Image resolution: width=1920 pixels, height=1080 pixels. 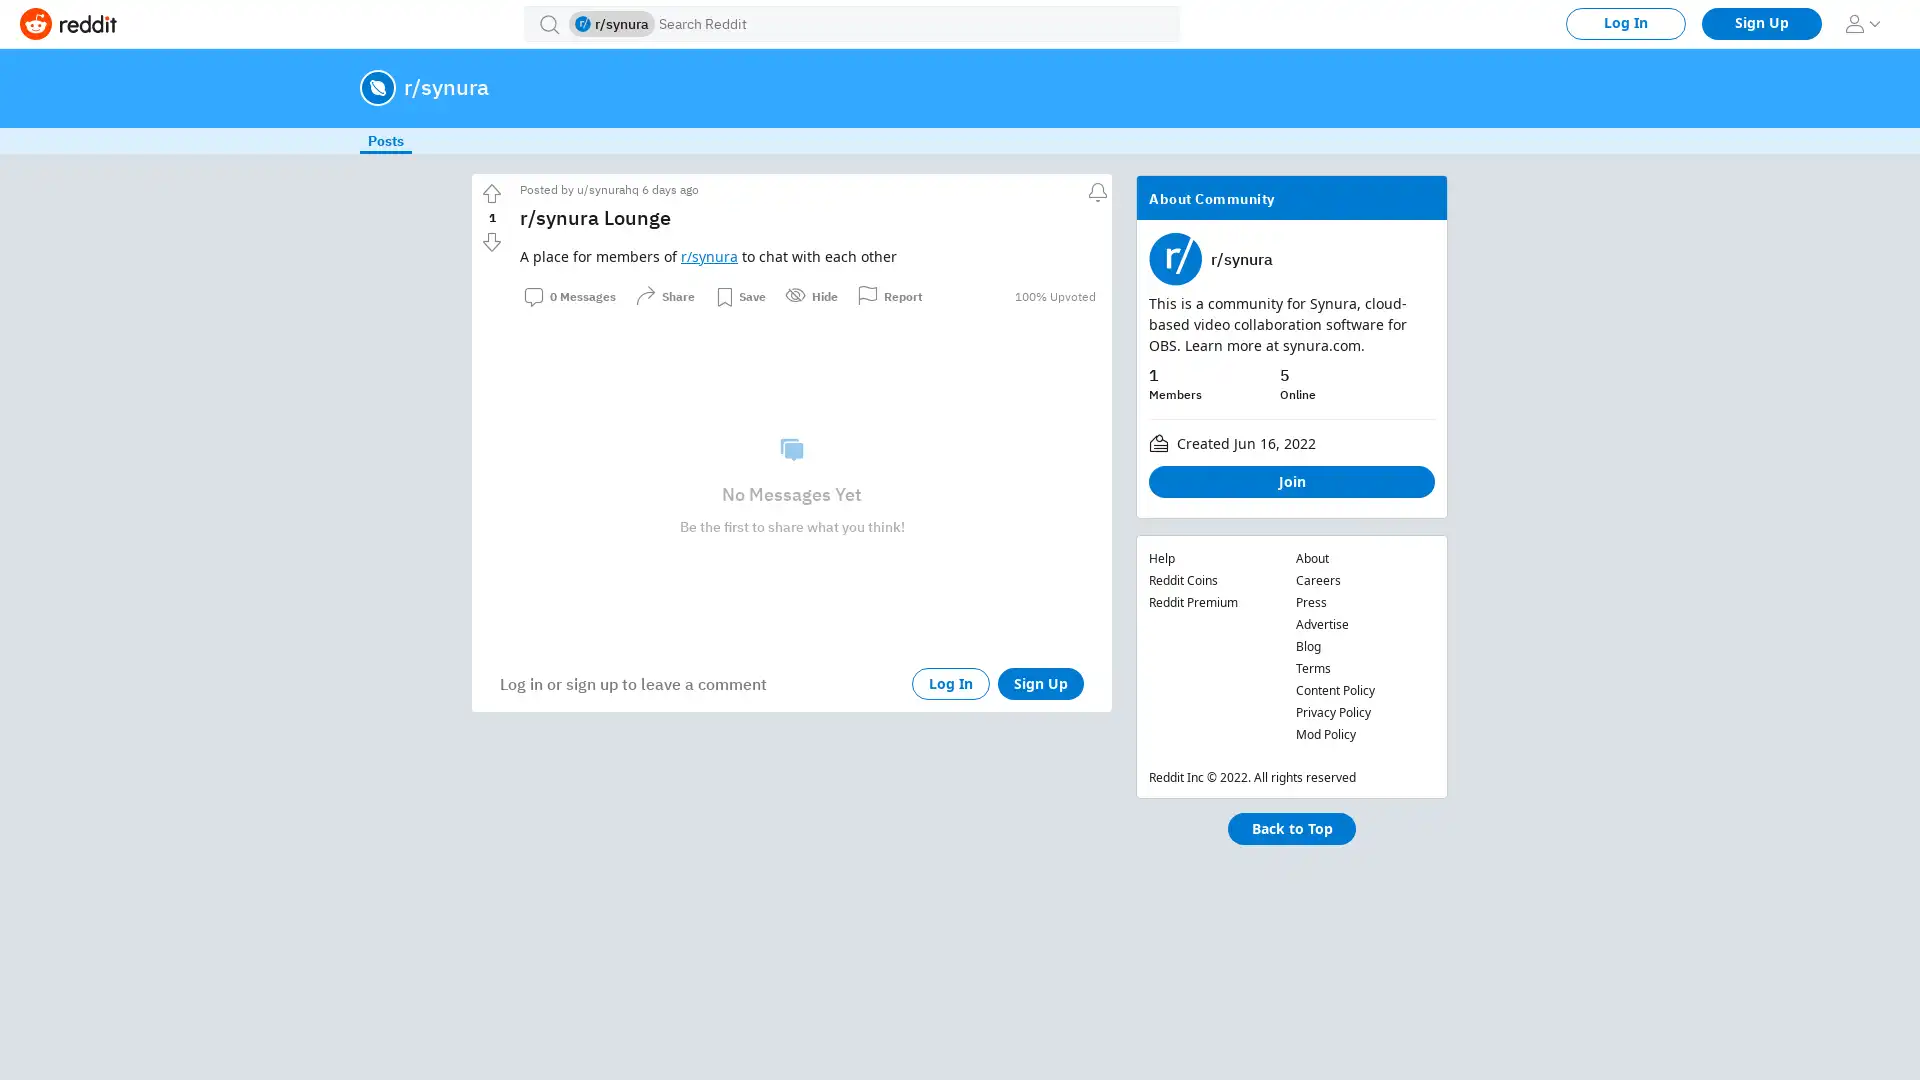 What do you see at coordinates (811, 296) in the screenshot?
I see `Hide` at bounding box center [811, 296].